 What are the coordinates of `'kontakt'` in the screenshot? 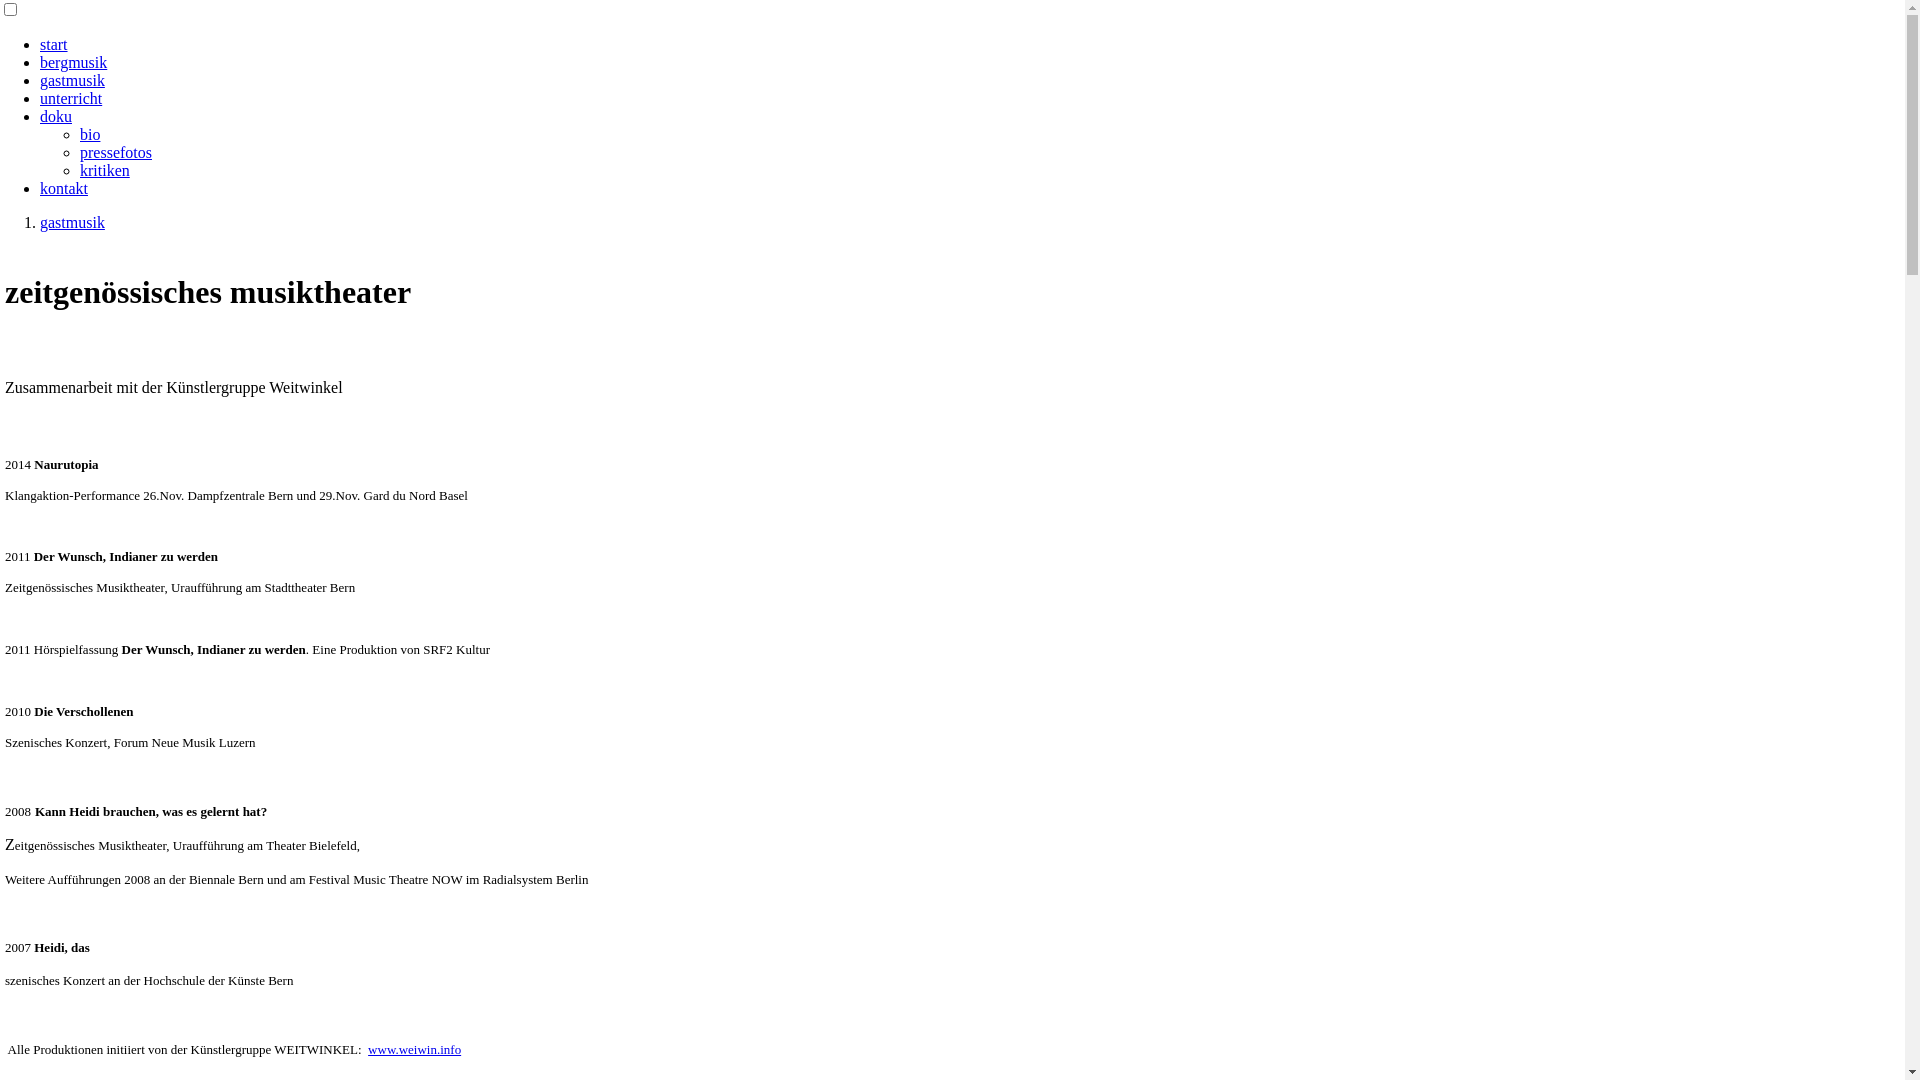 It's located at (63, 188).